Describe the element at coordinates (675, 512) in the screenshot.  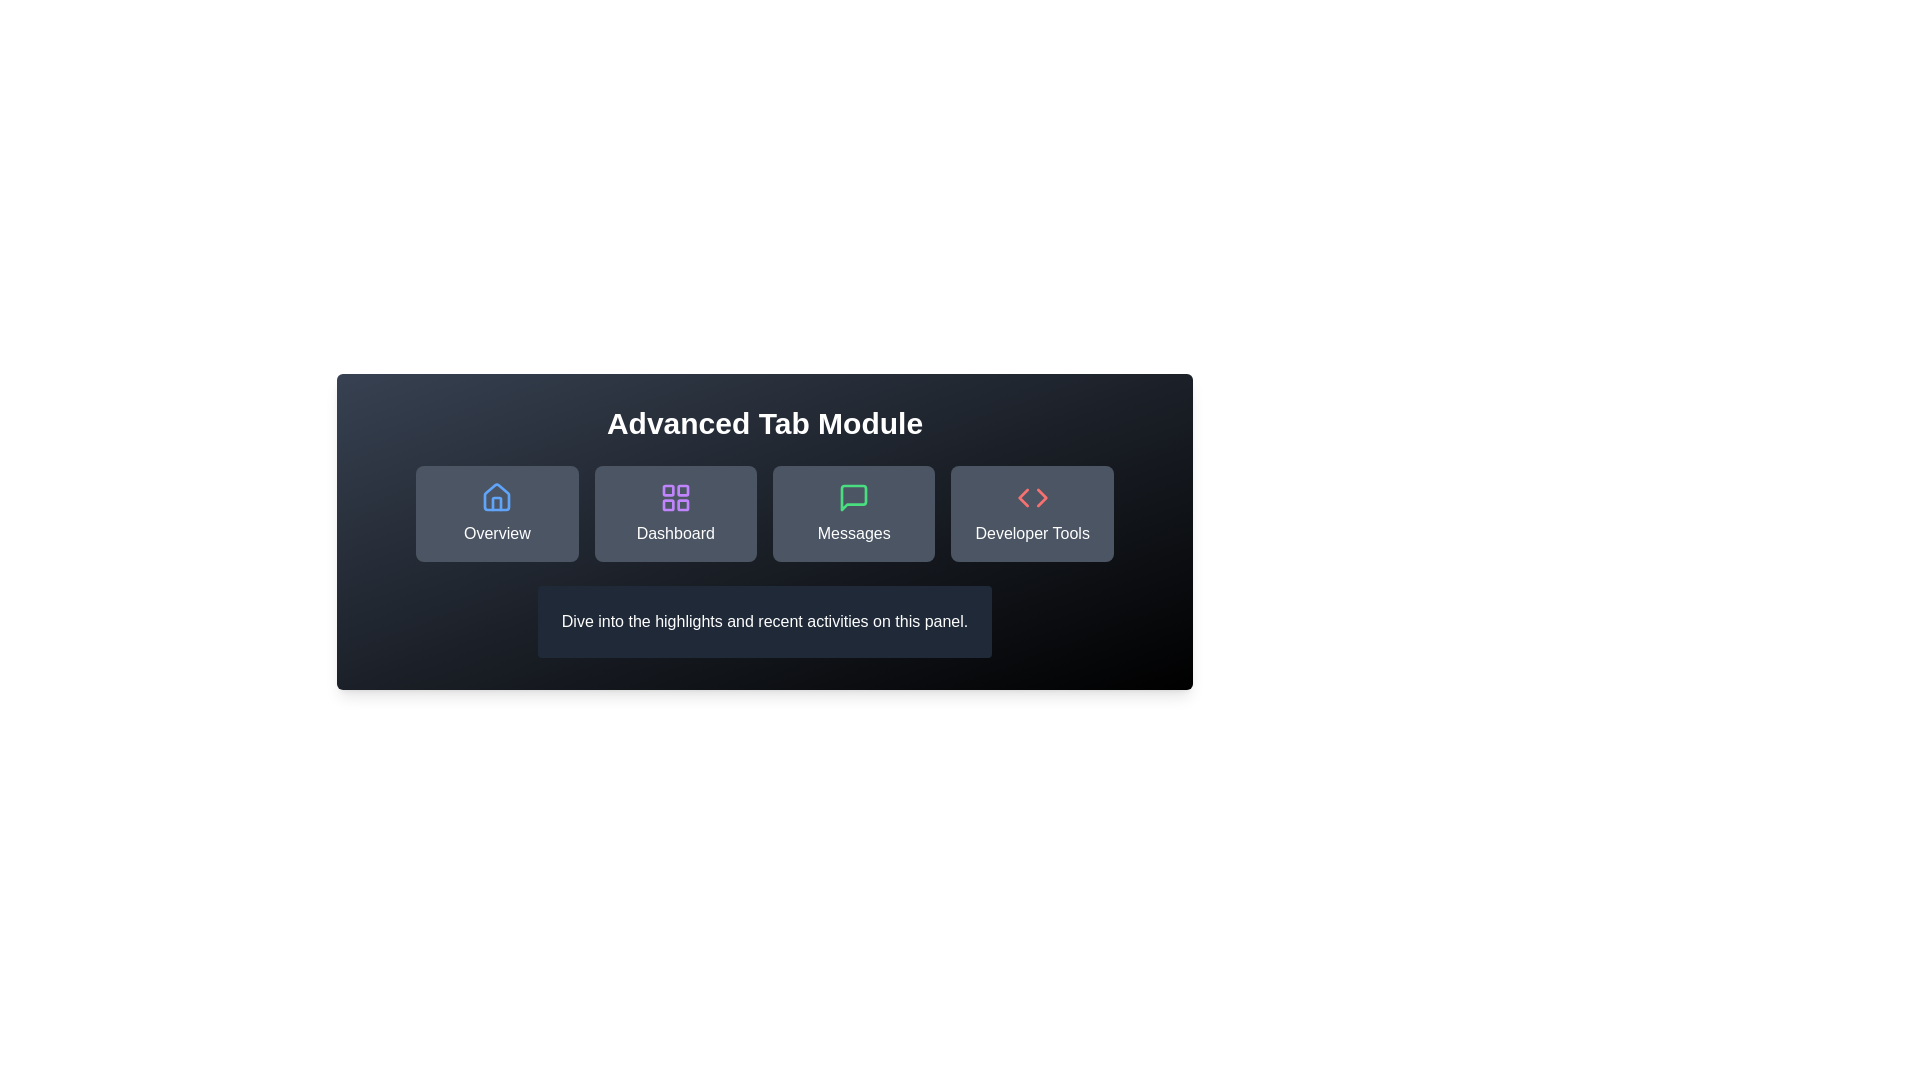
I see `the button labeled Dashboard` at that location.